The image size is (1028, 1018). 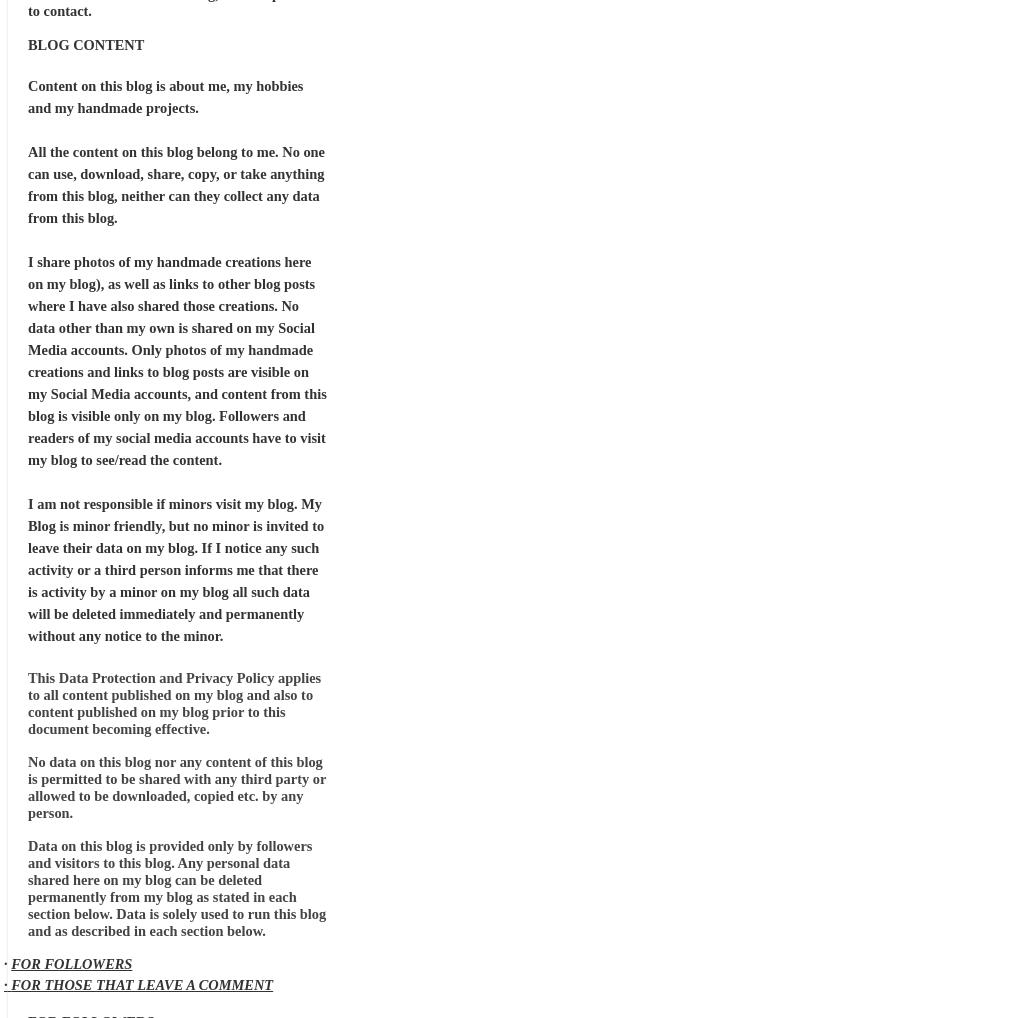 What do you see at coordinates (27, 360) in the screenshot?
I see `'I share photos of my handmade creations here on my blog), as well as links to other blog posts where I have also shared those creations. No data other than my own is shared on my Social Media accounts. Only photos of my handmade creations and links to blog posts are visible on my Social Media accounts, and content from this blog is visible only on my blog. Followers and readers of my social media accounts have to visit my blog to see/read the content.'` at bounding box center [27, 360].